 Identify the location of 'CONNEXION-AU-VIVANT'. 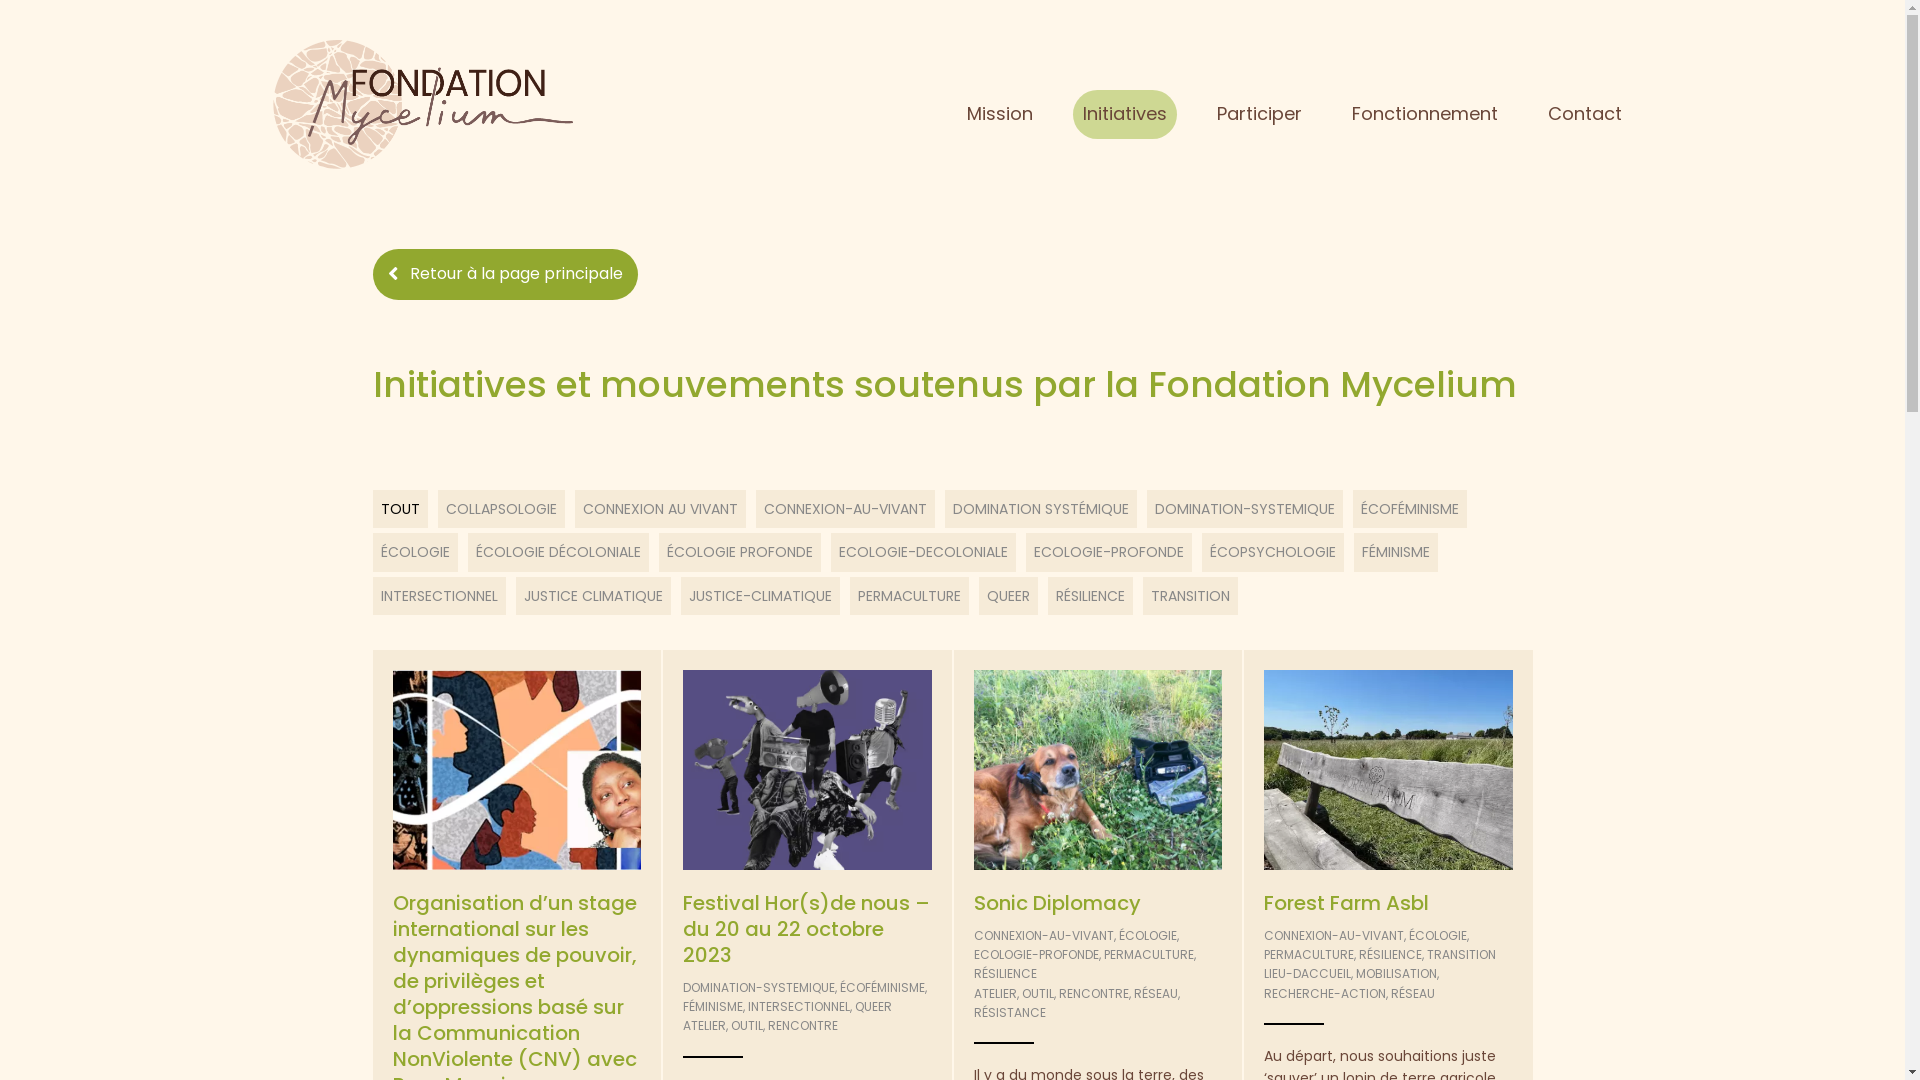
(1042, 935).